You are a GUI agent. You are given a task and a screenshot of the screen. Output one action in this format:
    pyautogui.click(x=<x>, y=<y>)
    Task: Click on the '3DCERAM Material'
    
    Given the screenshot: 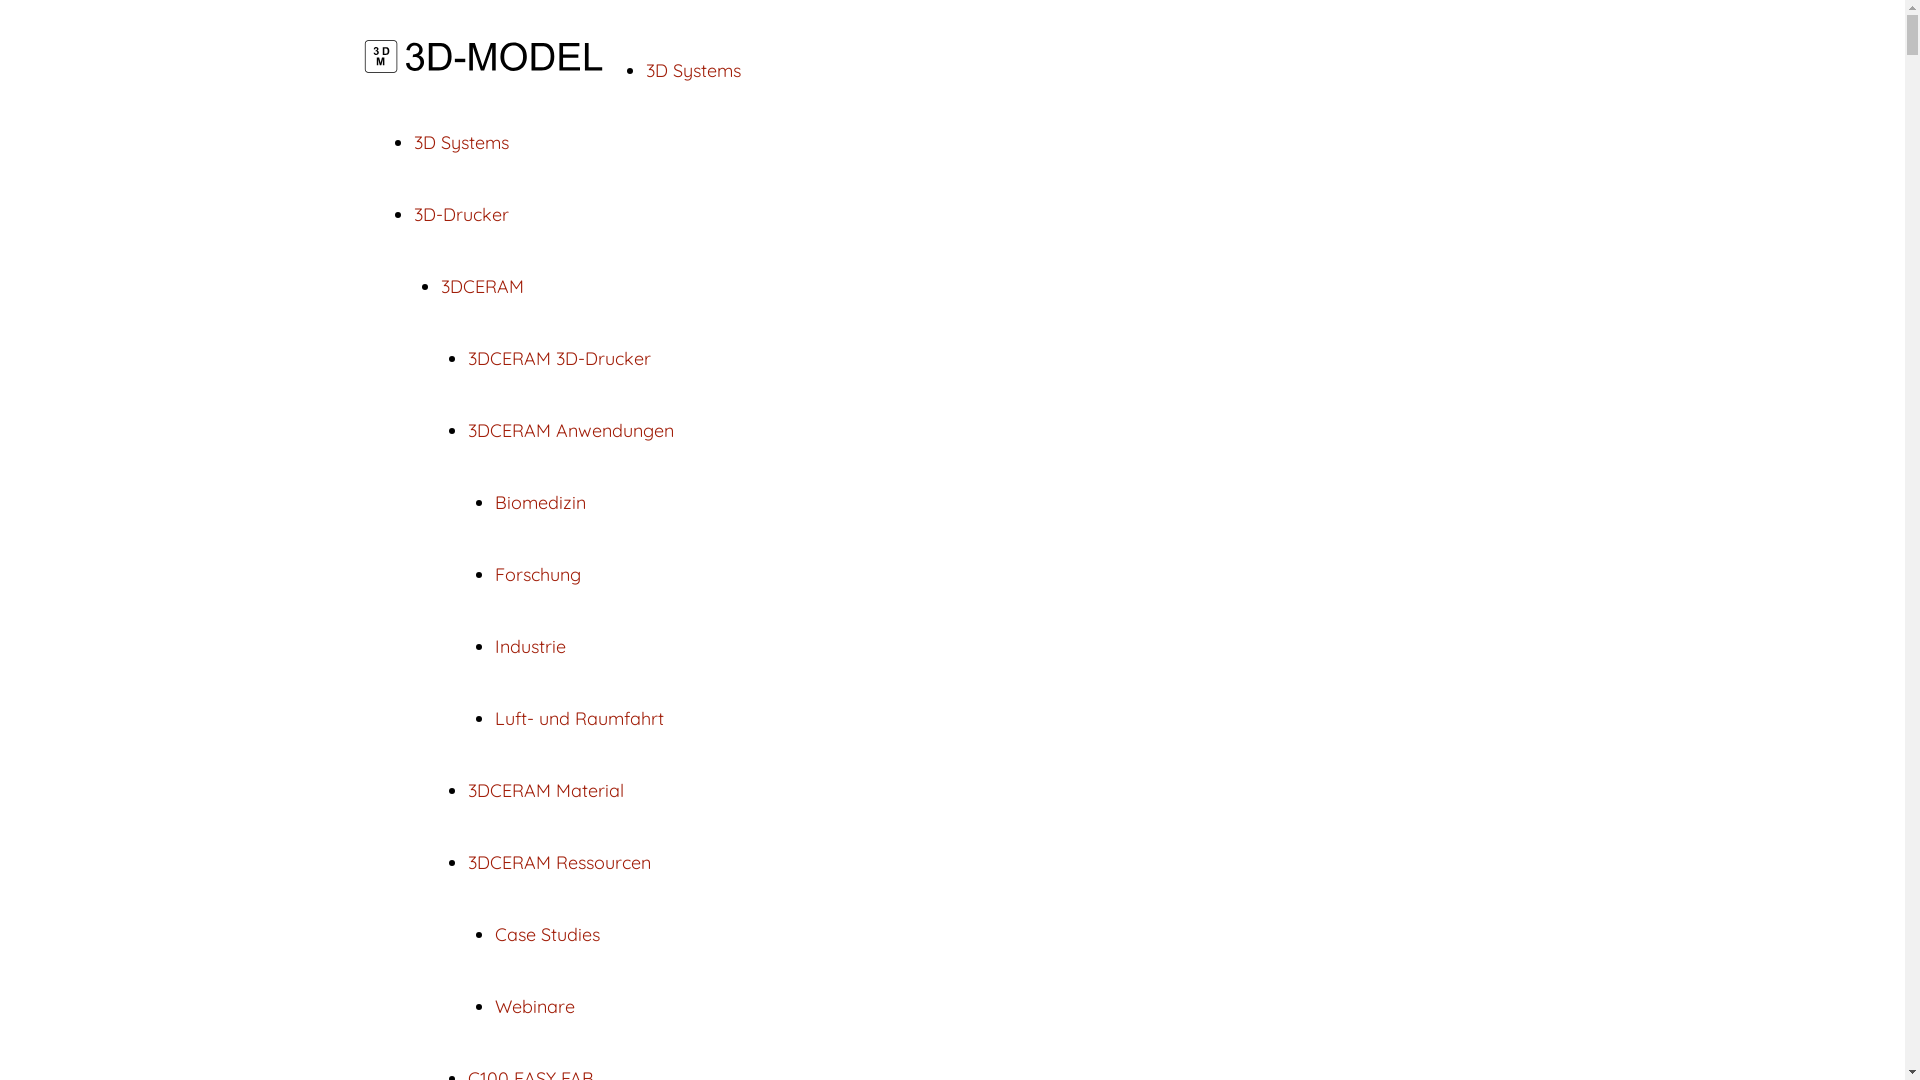 What is the action you would take?
    pyautogui.click(x=466, y=789)
    